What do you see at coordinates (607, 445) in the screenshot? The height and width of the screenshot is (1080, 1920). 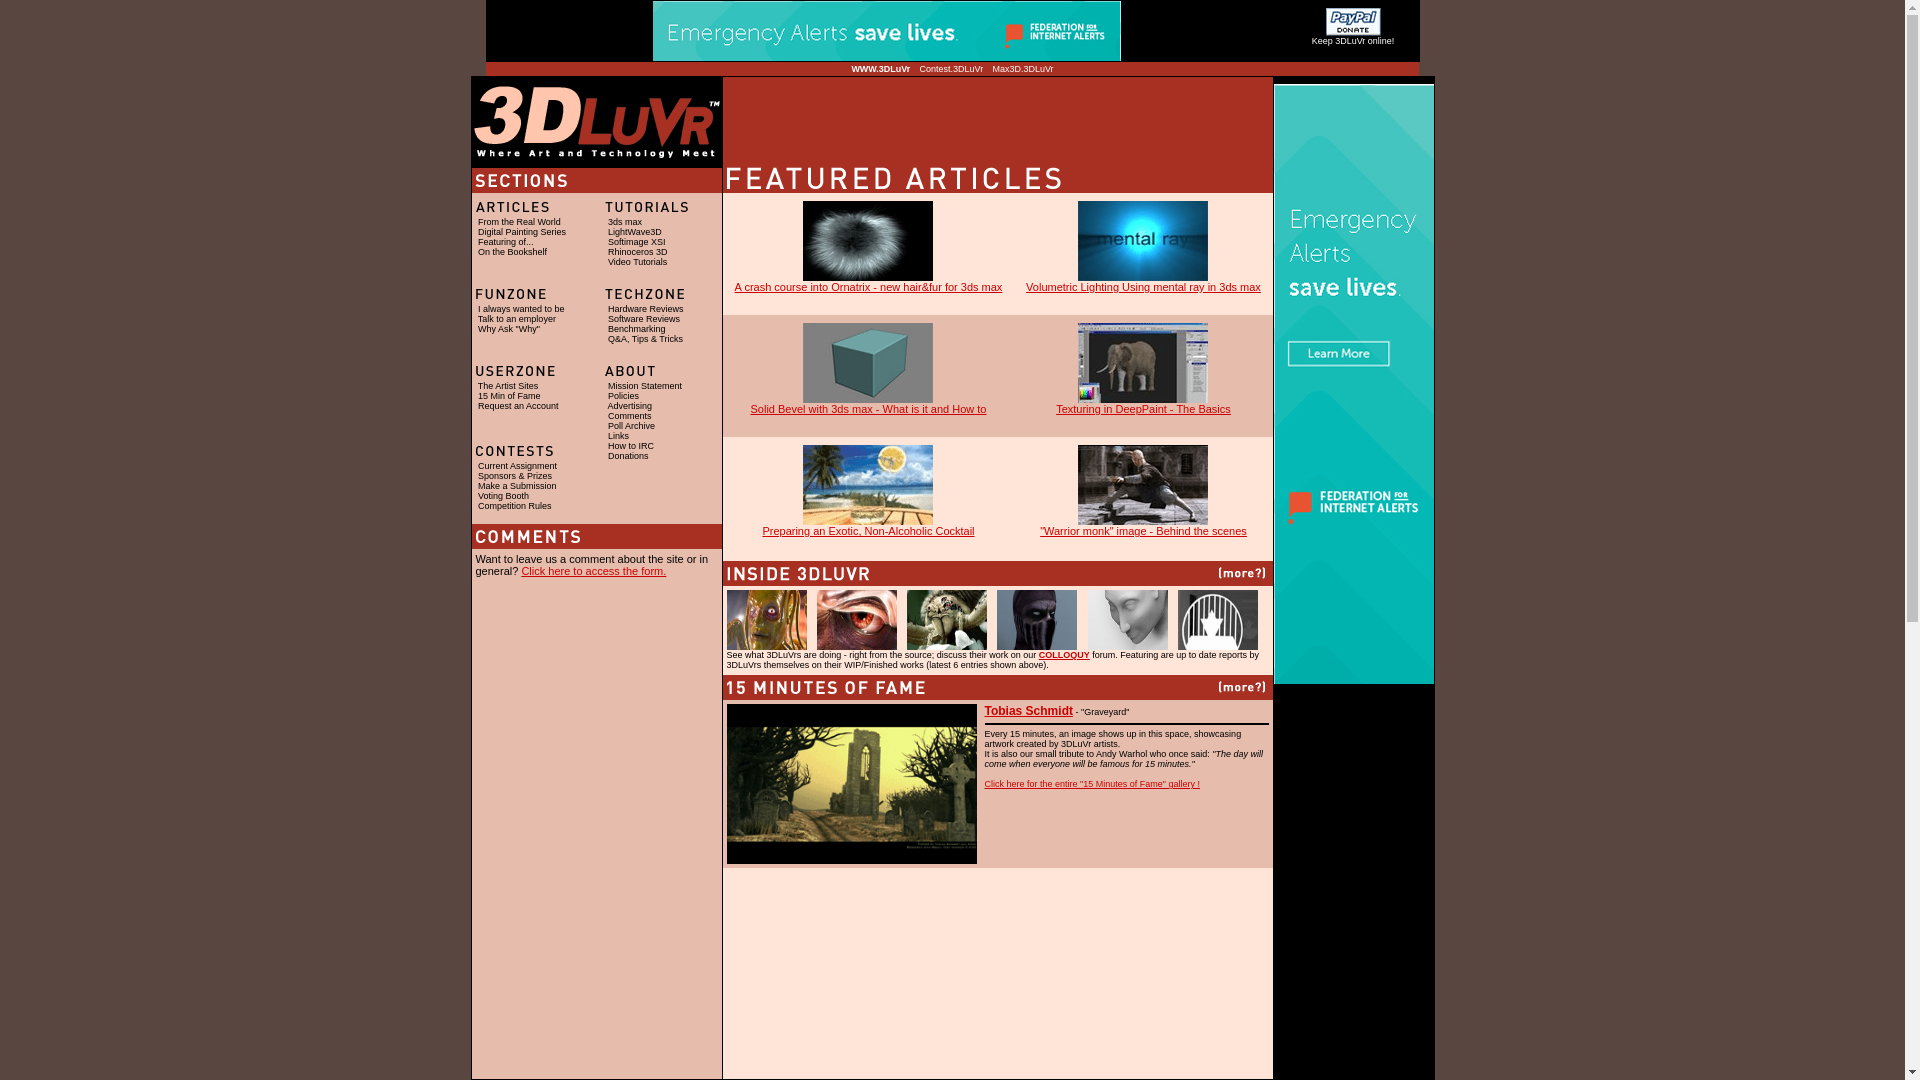 I see `'How to IRC'` at bounding box center [607, 445].